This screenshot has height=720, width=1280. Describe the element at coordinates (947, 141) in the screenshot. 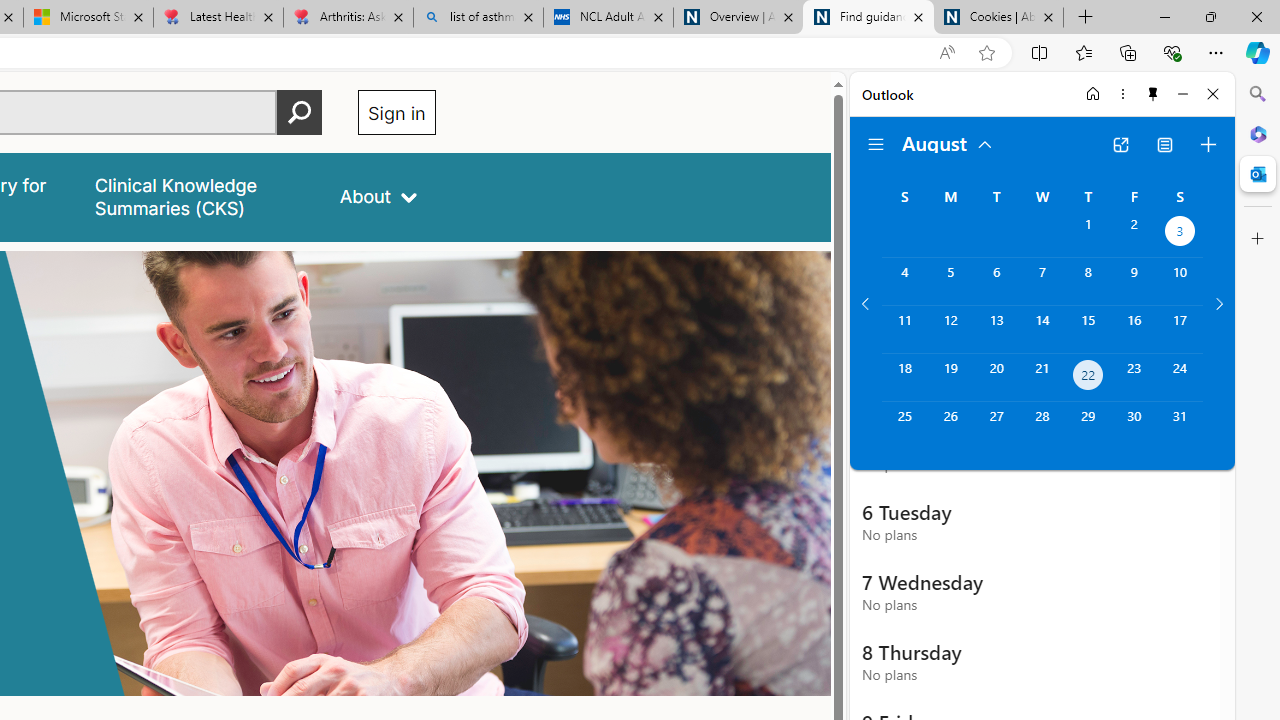

I see `'August'` at that location.